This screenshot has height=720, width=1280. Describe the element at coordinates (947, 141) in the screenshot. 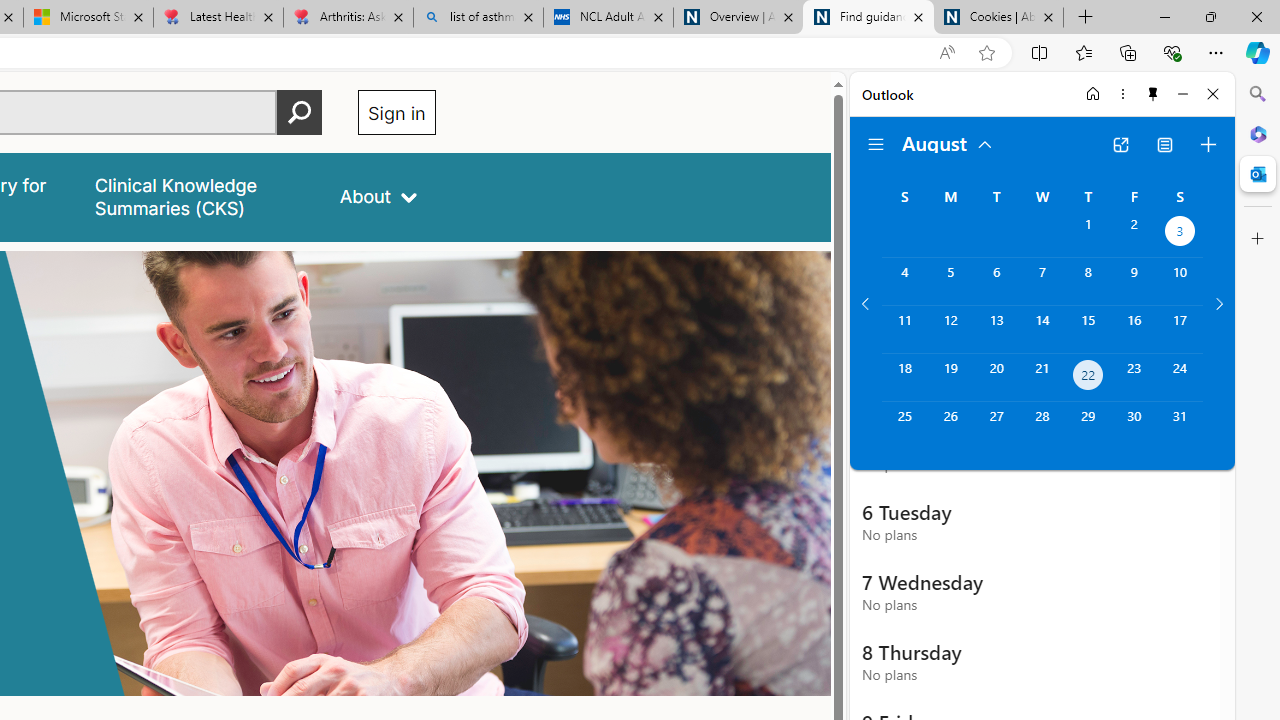

I see `'August'` at that location.